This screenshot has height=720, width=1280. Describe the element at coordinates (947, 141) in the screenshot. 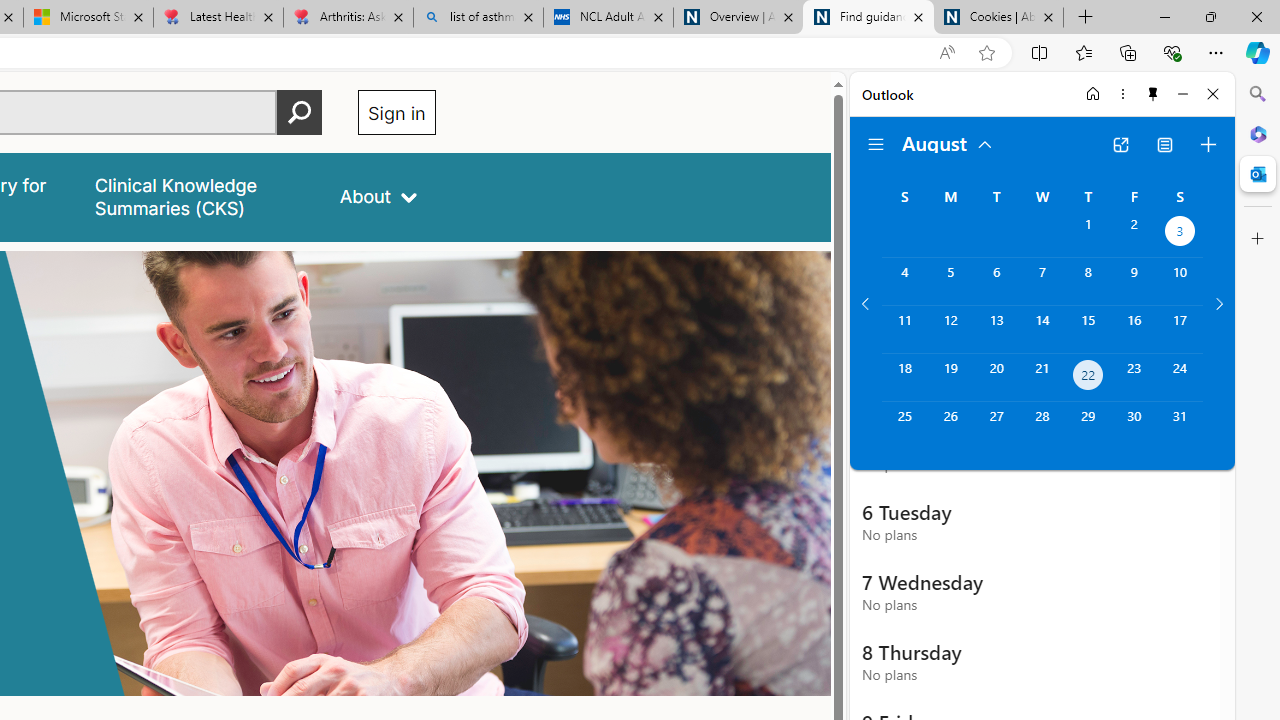

I see `'August'` at that location.